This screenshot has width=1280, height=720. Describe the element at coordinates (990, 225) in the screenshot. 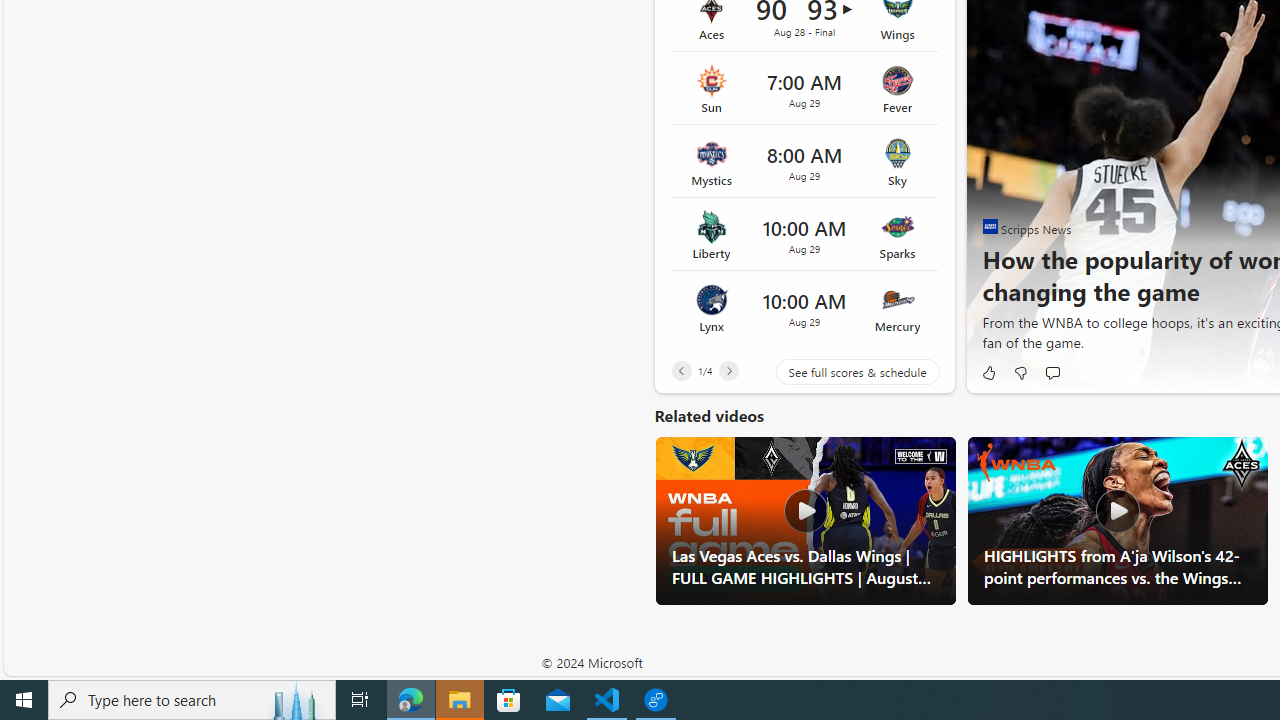

I see `'Scripps News'` at that location.